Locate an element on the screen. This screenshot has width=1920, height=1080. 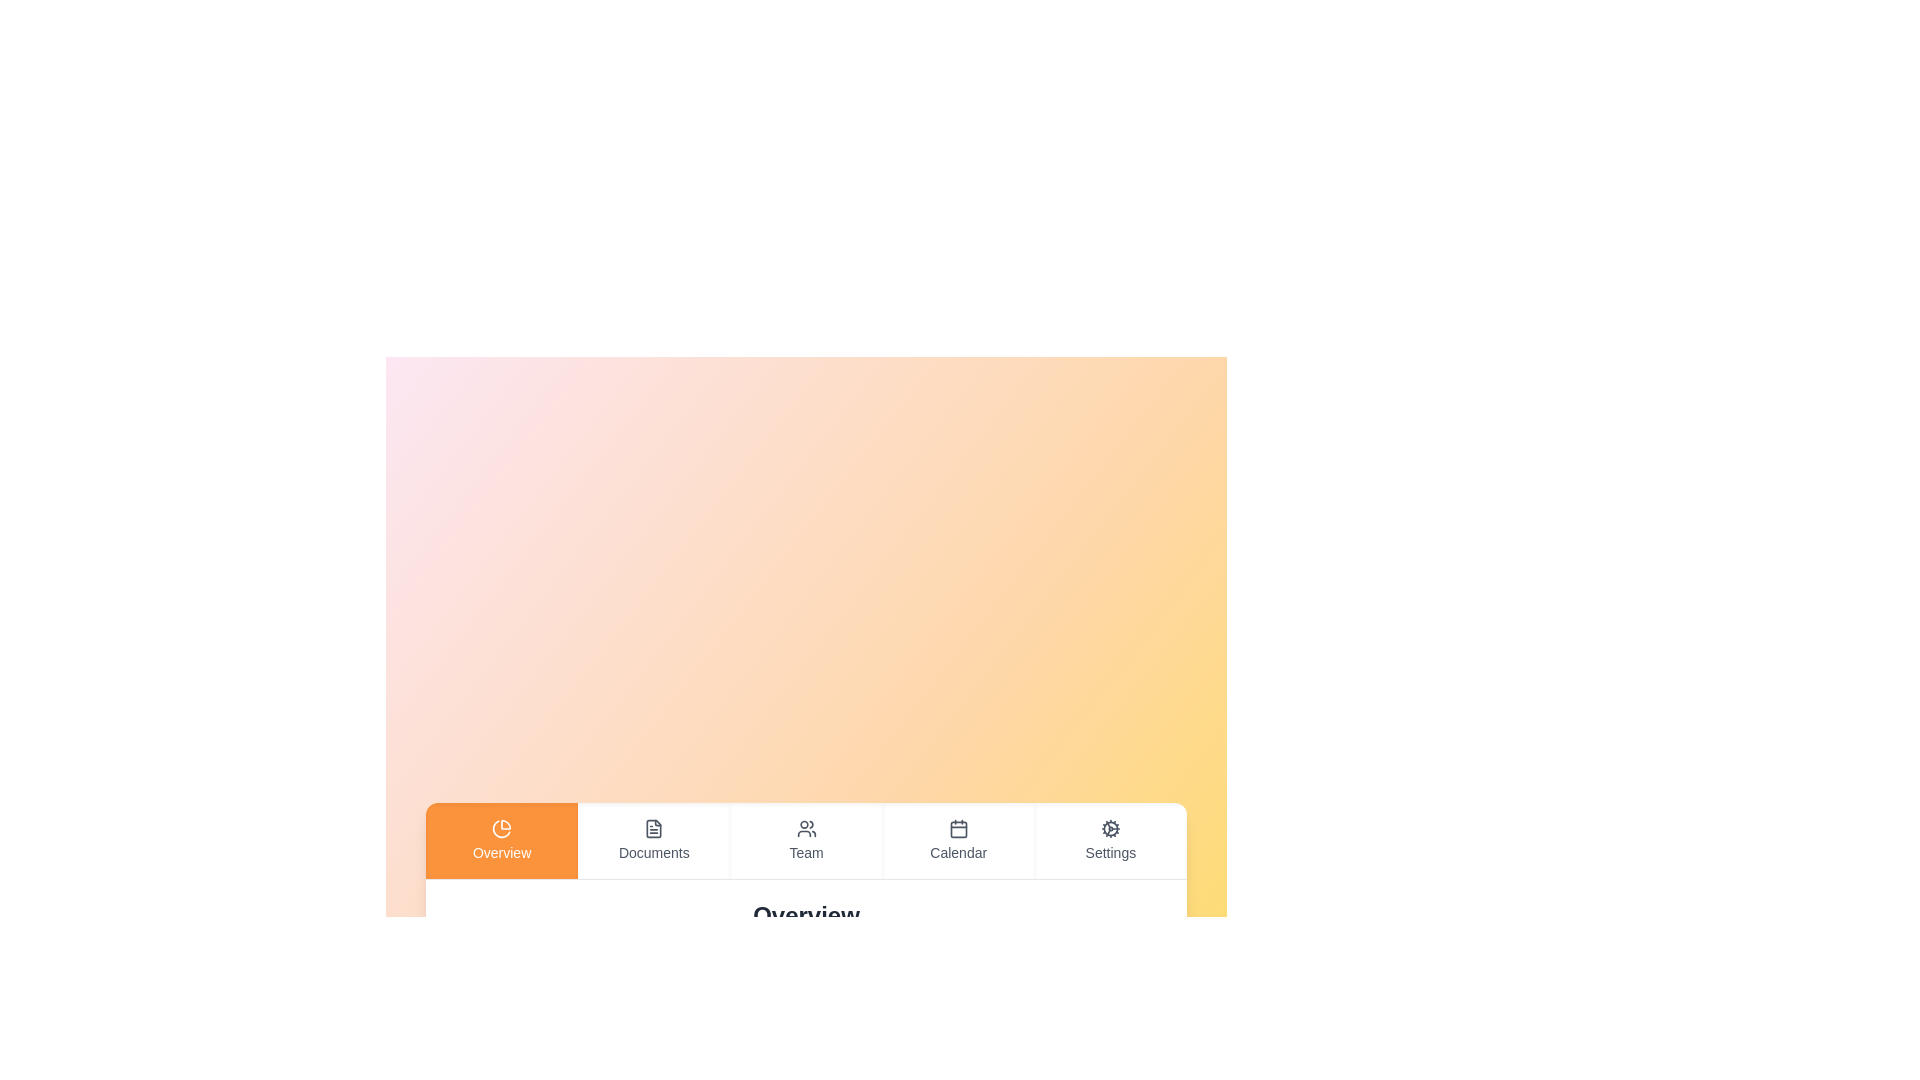
the 'Settings' Navigation Tab, which features a cogwheel icon above the text is located at coordinates (1109, 840).